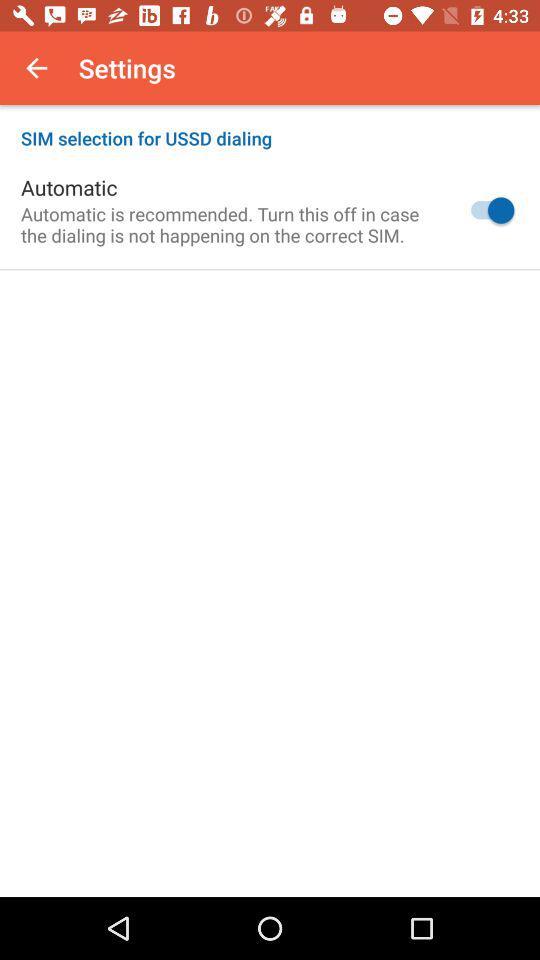  I want to click on automatic is recommended item, so click(227, 224).